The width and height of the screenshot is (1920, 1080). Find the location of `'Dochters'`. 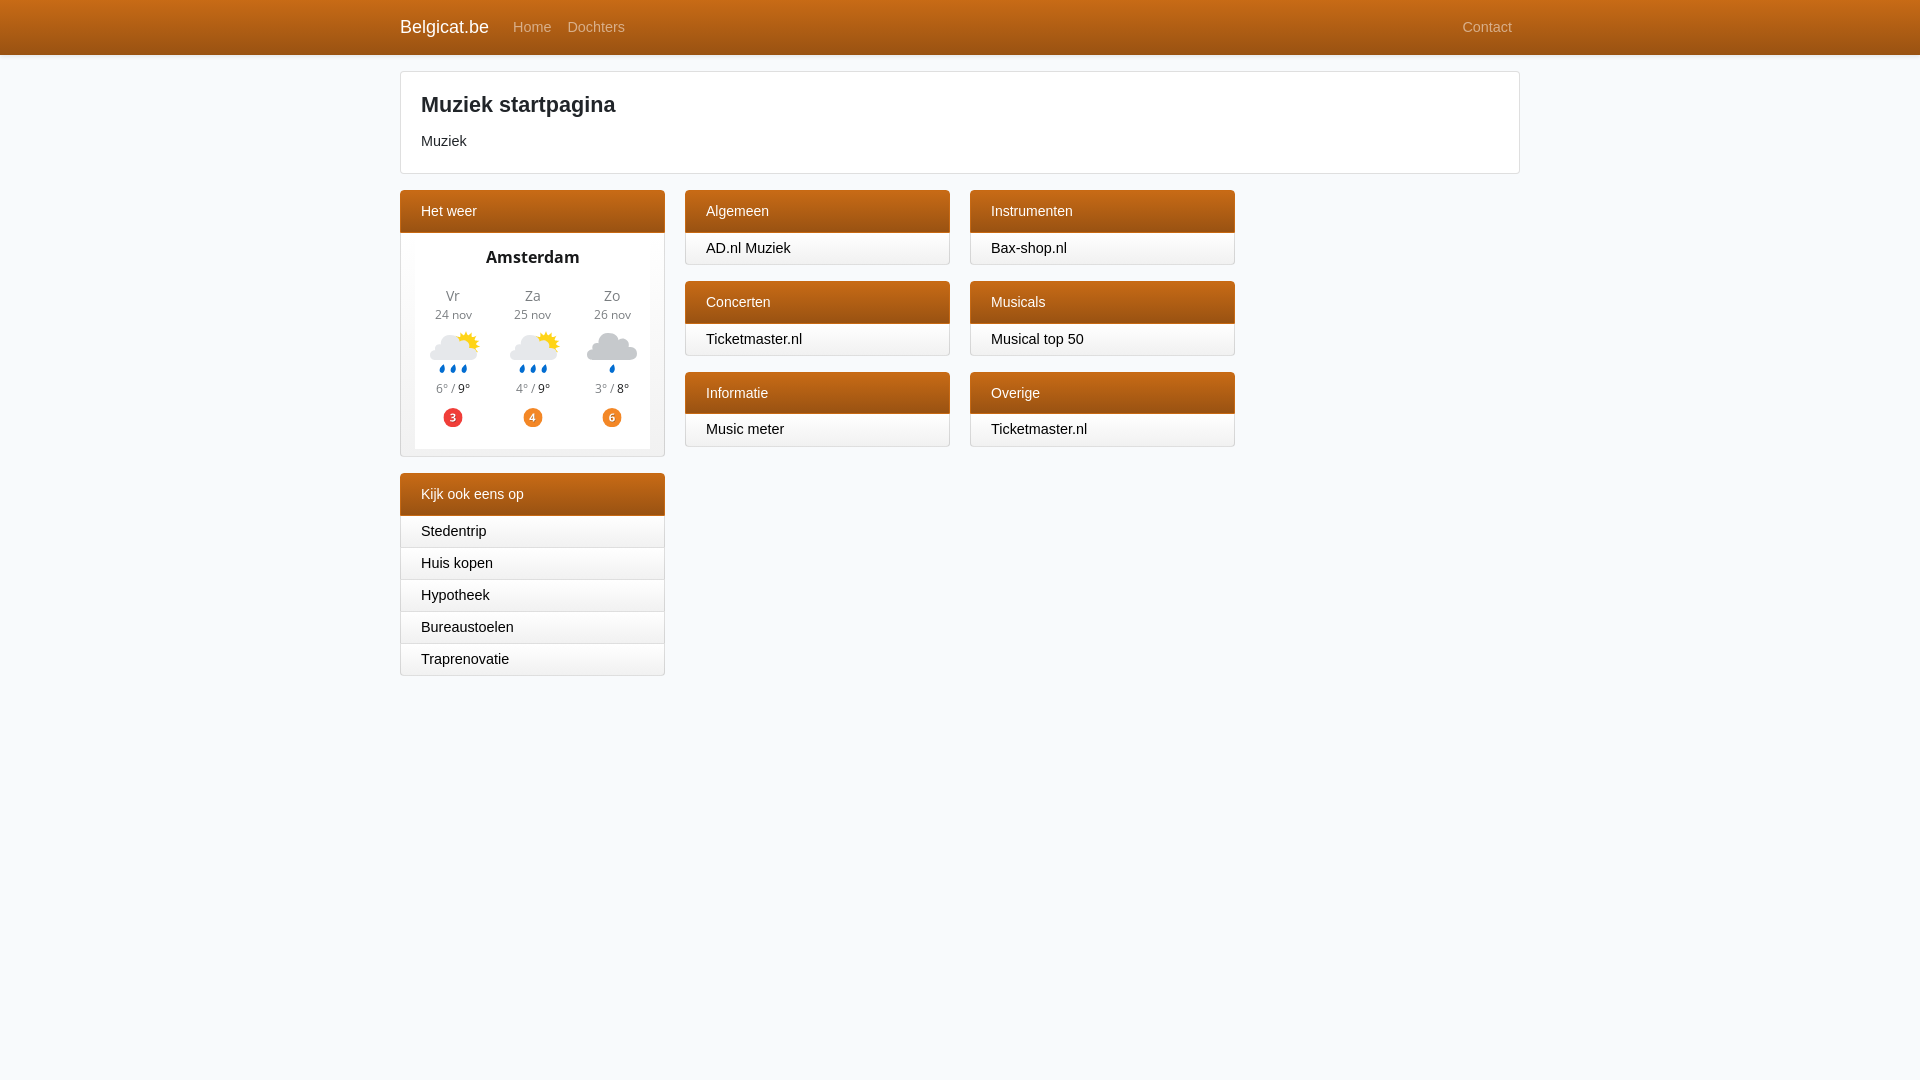

'Dochters' is located at coordinates (558, 27).